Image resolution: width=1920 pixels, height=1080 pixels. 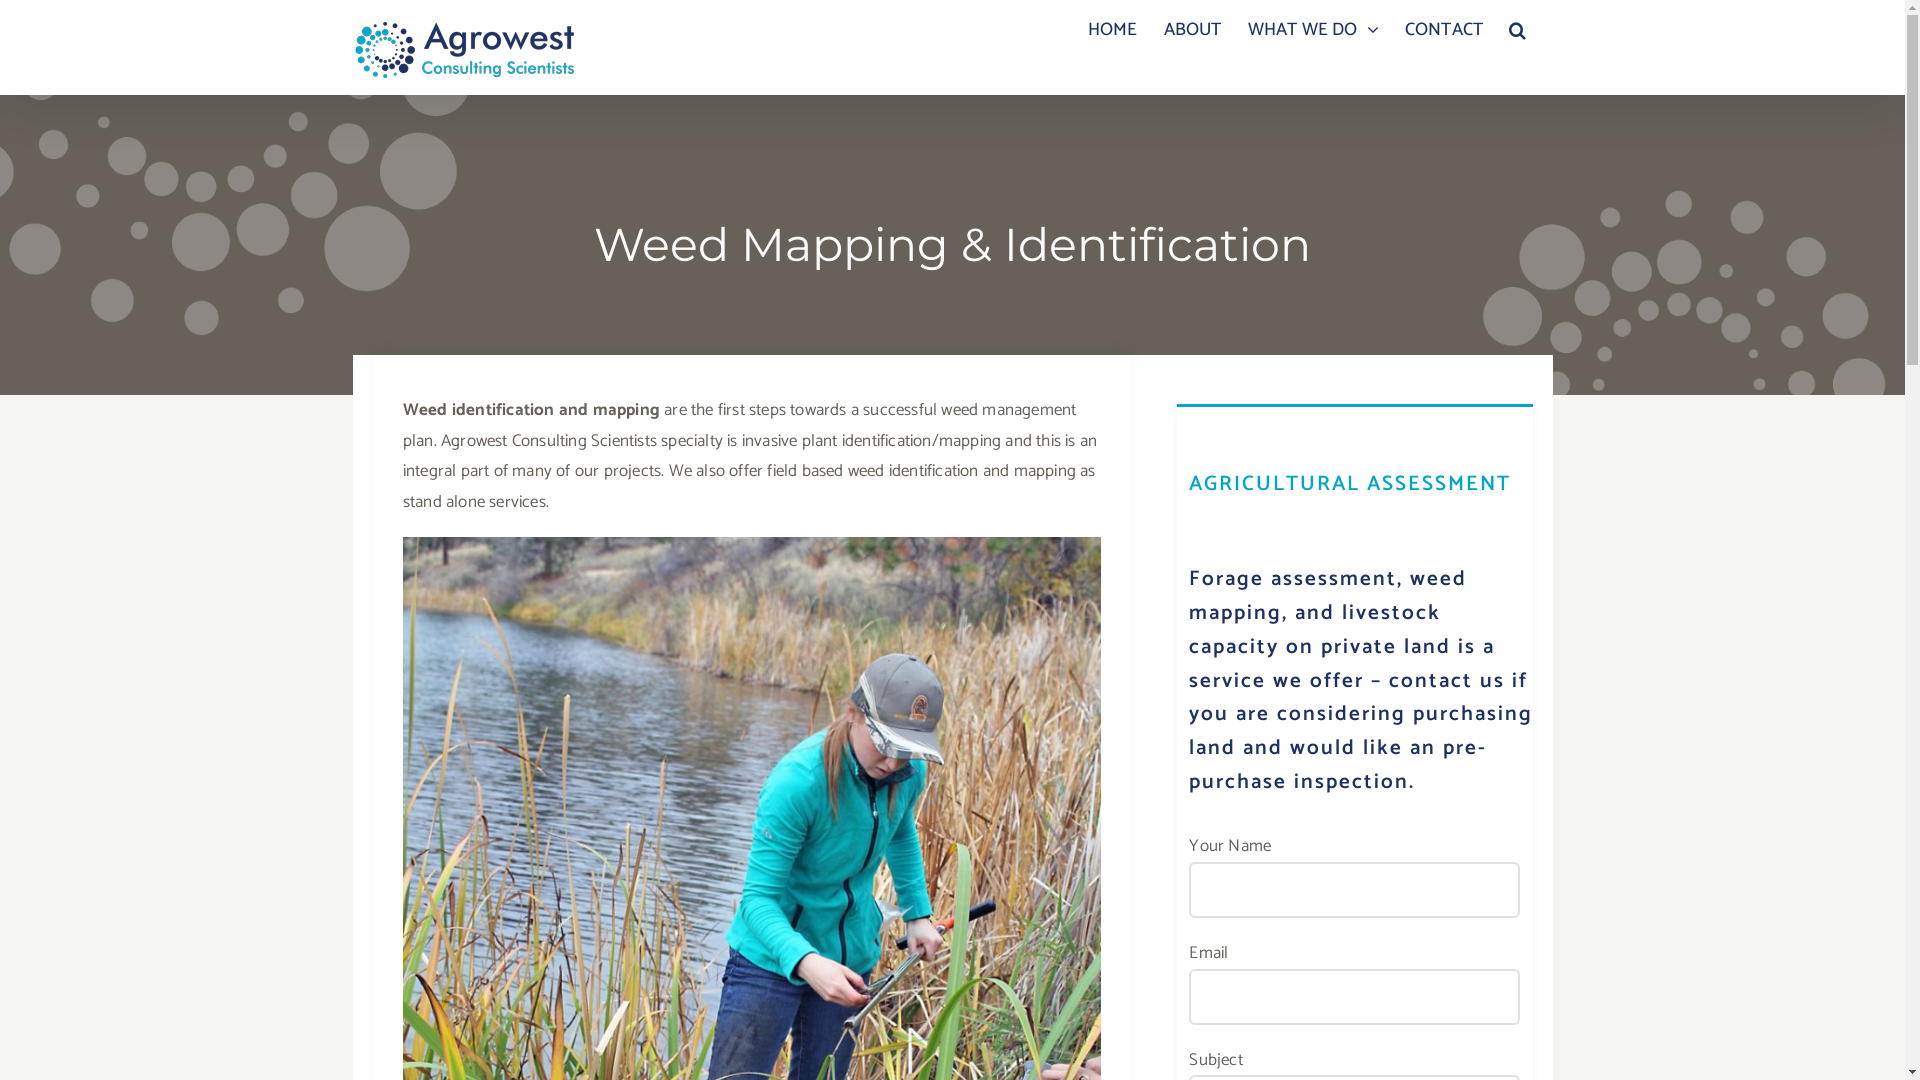 What do you see at coordinates (1508, 30) in the screenshot?
I see `'Search'` at bounding box center [1508, 30].